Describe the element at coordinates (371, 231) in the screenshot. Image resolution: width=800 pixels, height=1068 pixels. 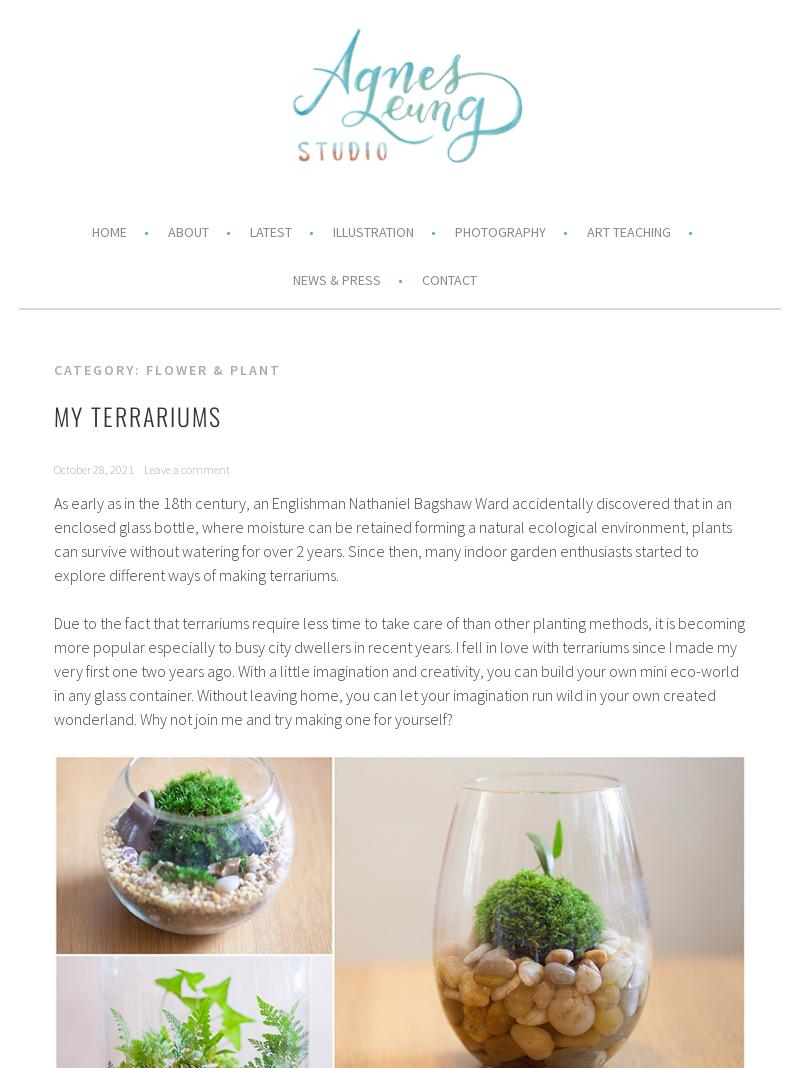
I see `'Illustration'` at that location.